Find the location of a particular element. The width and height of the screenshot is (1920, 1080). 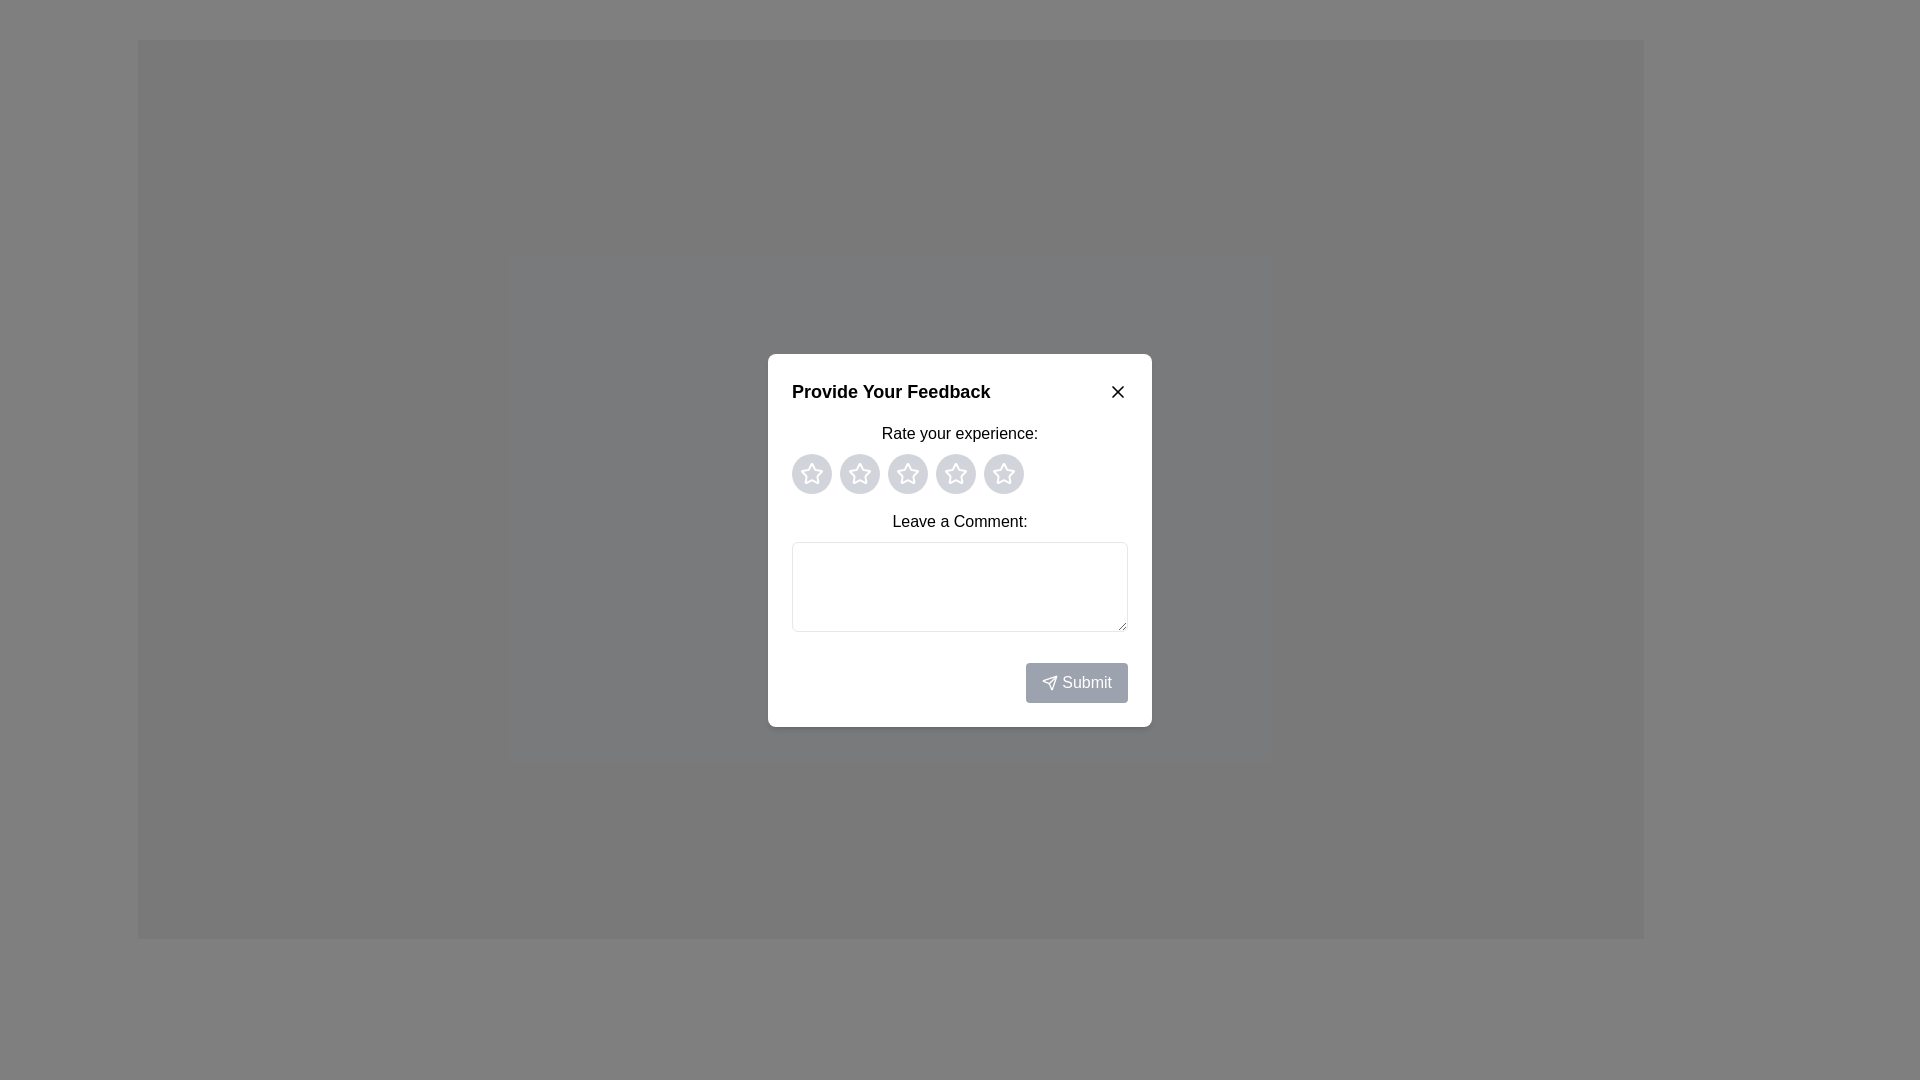

the first star icon in the feedback rating system is located at coordinates (859, 473).